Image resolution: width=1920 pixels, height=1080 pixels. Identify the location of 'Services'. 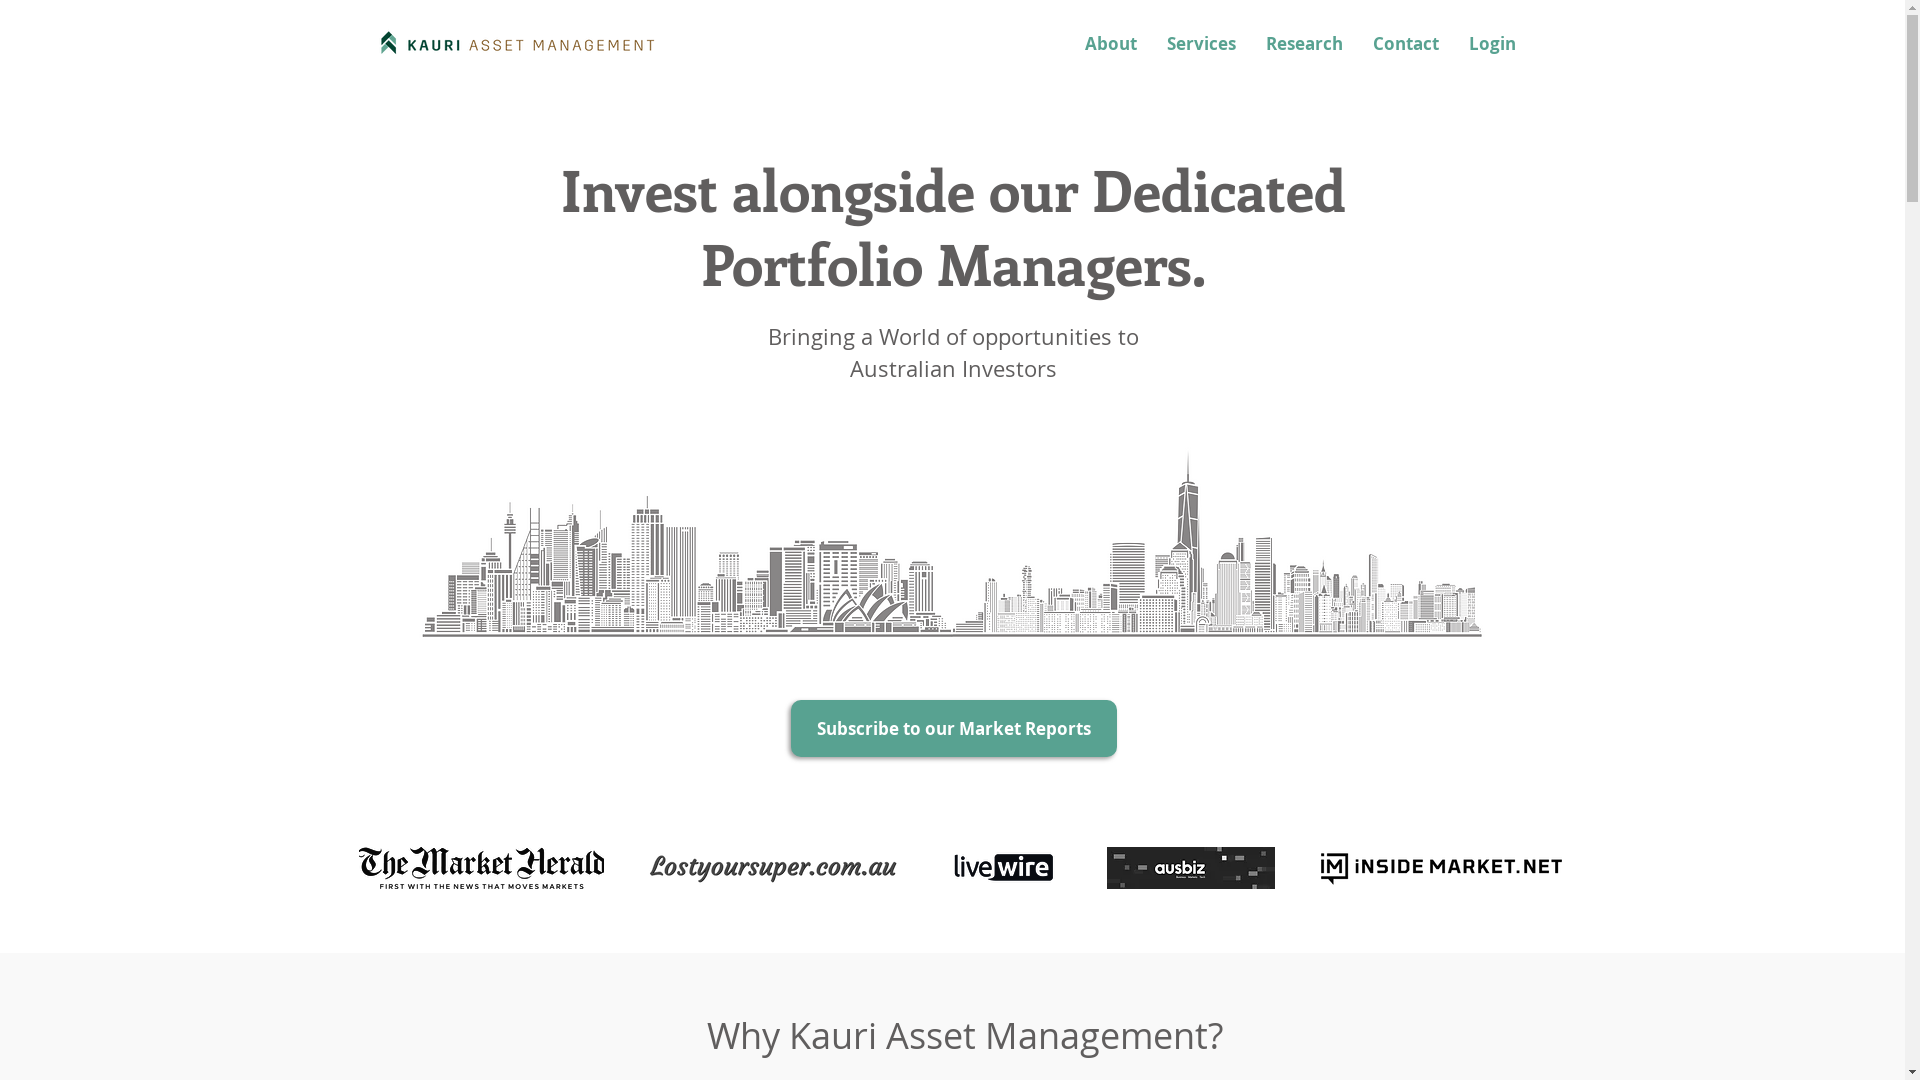
(1200, 43).